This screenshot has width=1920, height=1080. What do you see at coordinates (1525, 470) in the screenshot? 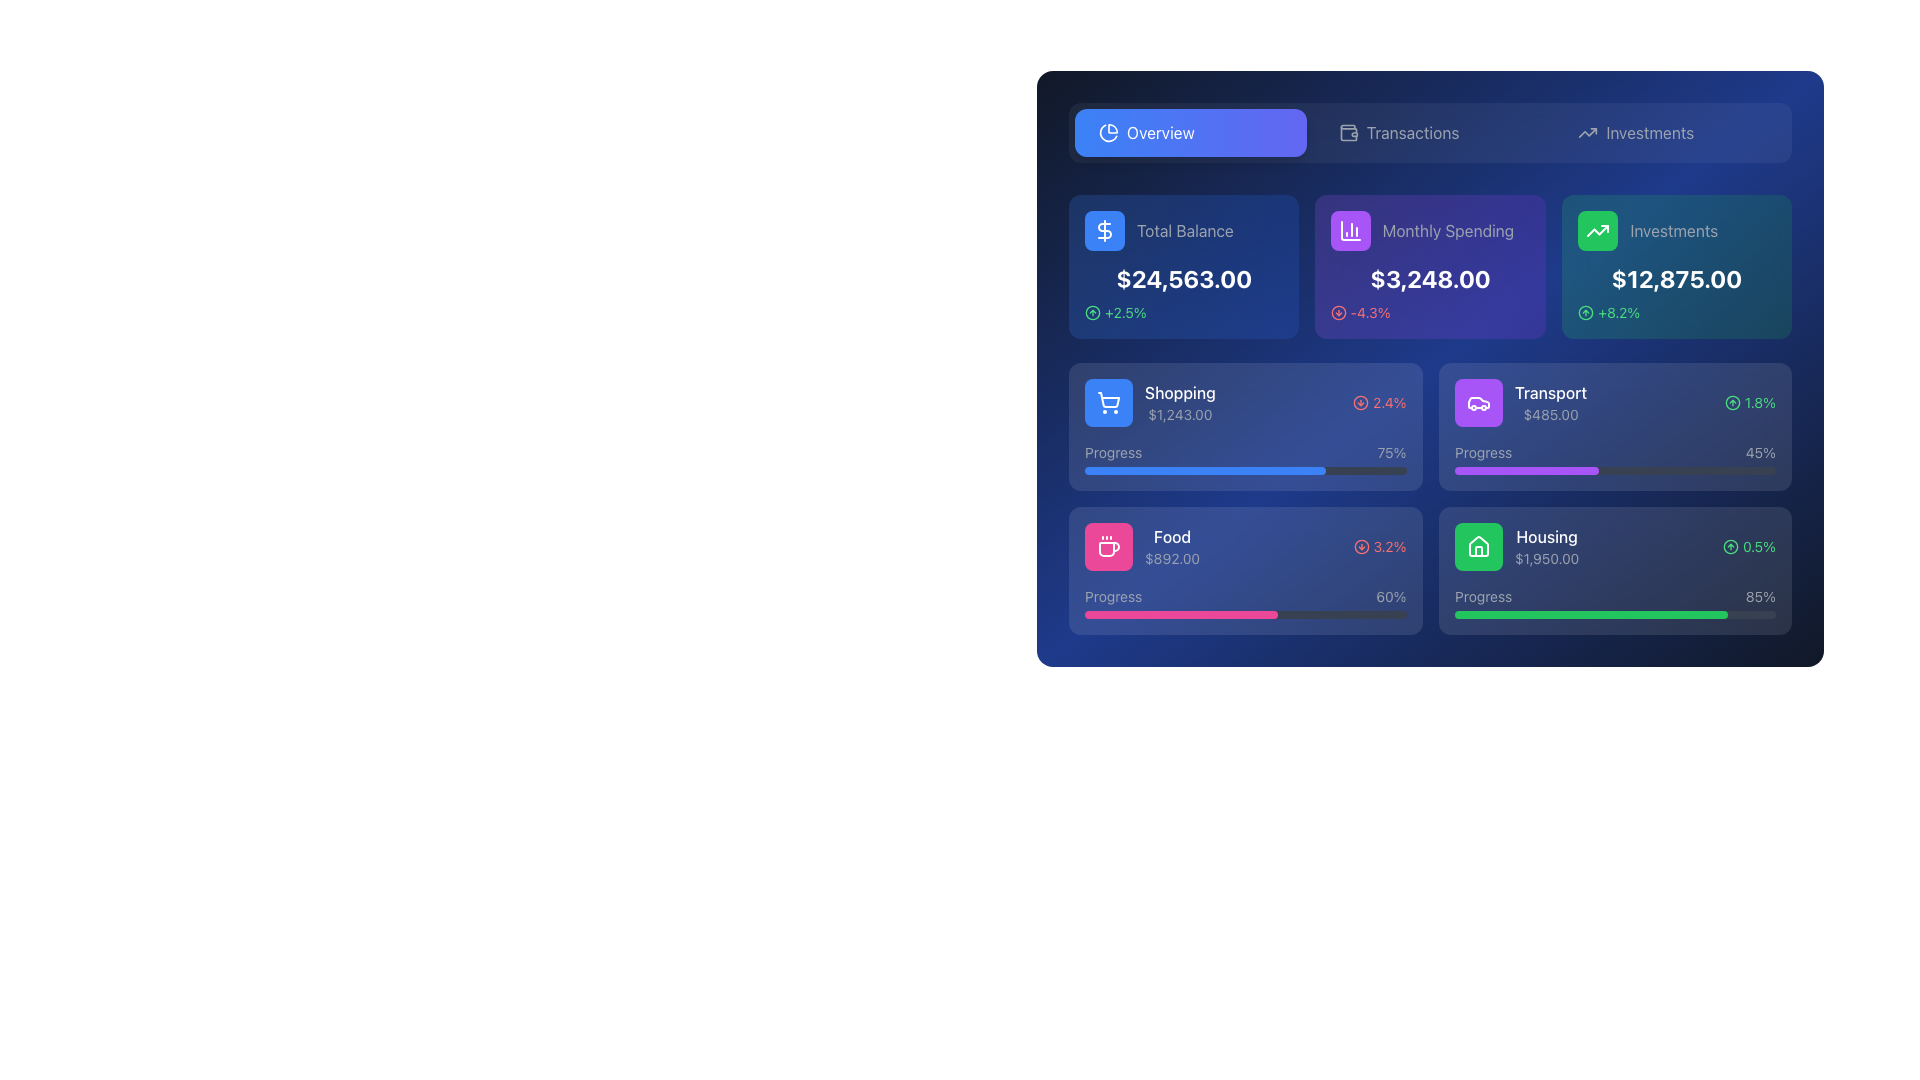
I see `visual indicator of the horizontal purple progress bar segment indicating 45% completion within the 'Transport' section` at bounding box center [1525, 470].